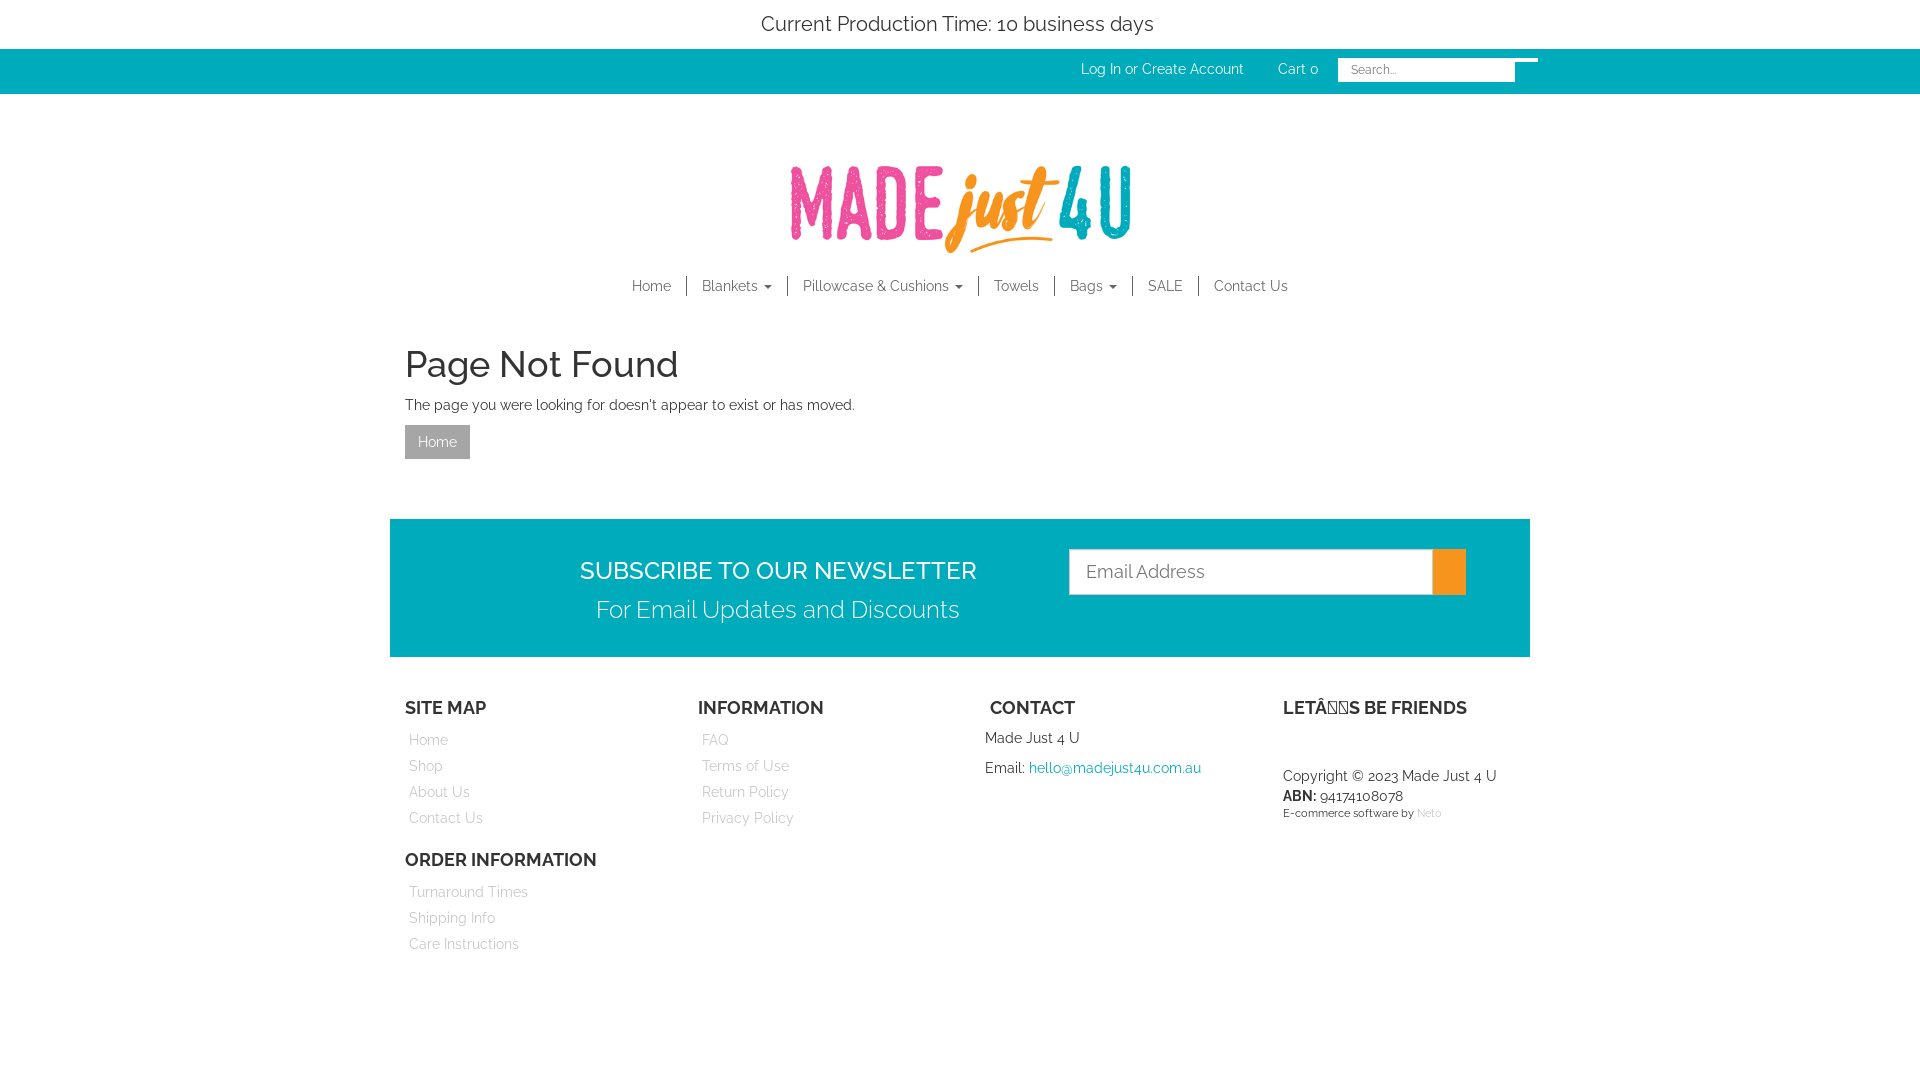 This screenshot has width=1920, height=1080. I want to click on 'Log In or Create Account', so click(1162, 68).